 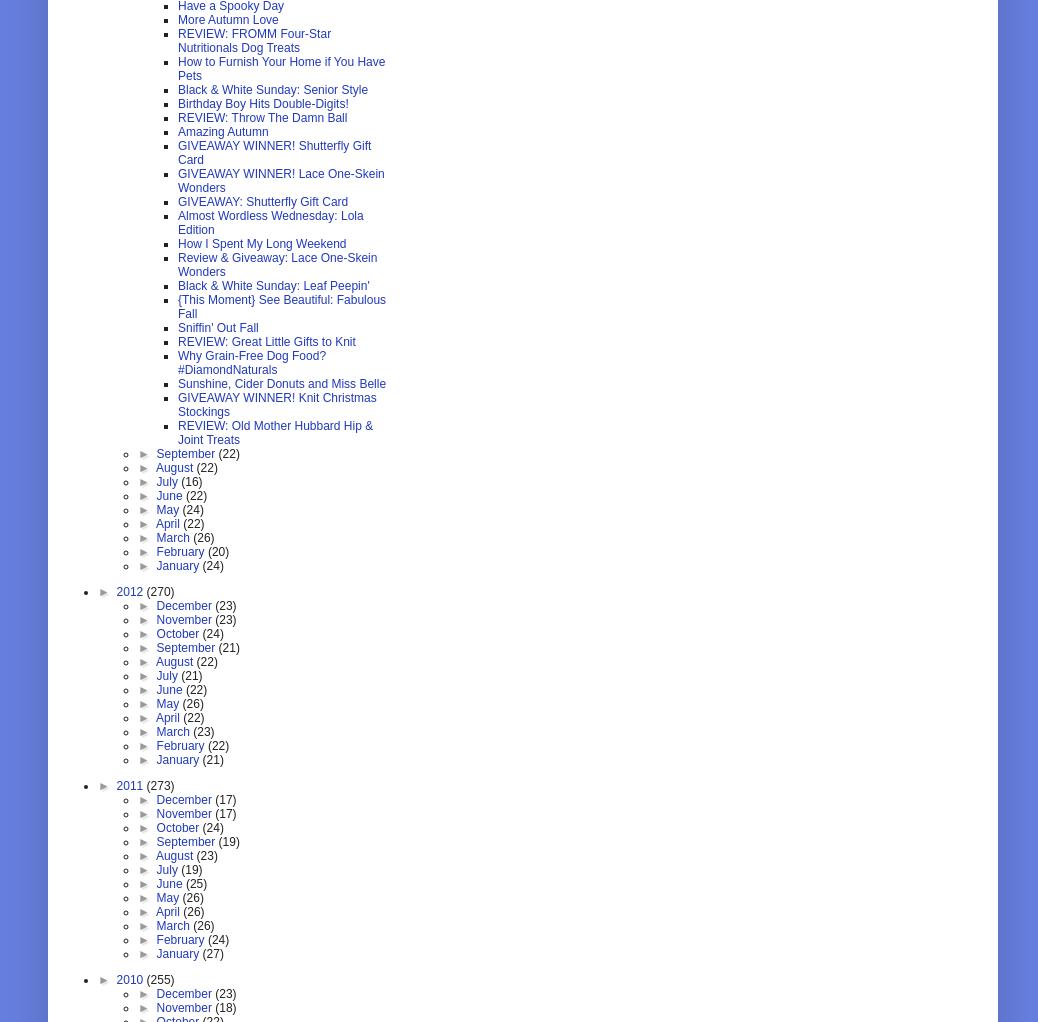 I want to click on 'Birthday Boy Hits Double-Digits!', so click(x=263, y=103).